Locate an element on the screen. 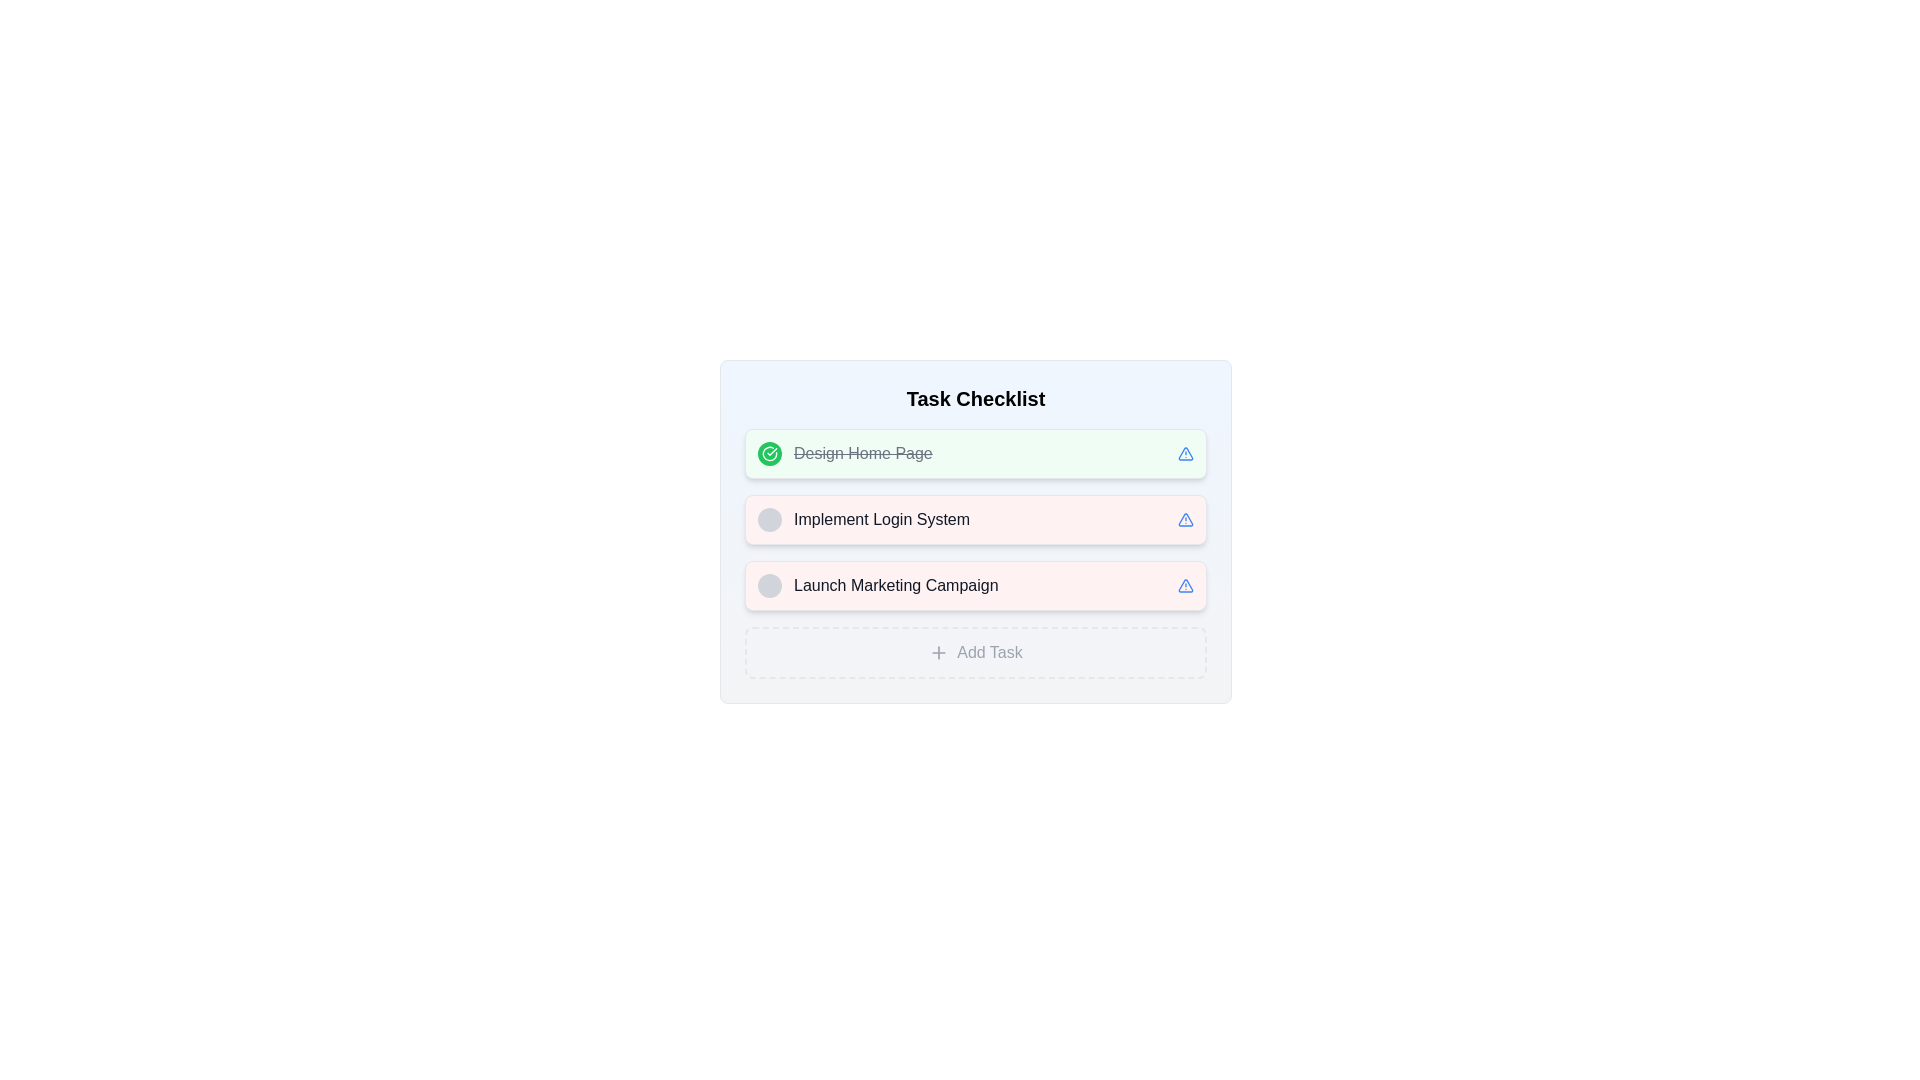 The width and height of the screenshot is (1920, 1080). the text element 'Design Home Page' which is styled with a line-through and indicates a completed task in the checklist interface is located at coordinates (863, 454).